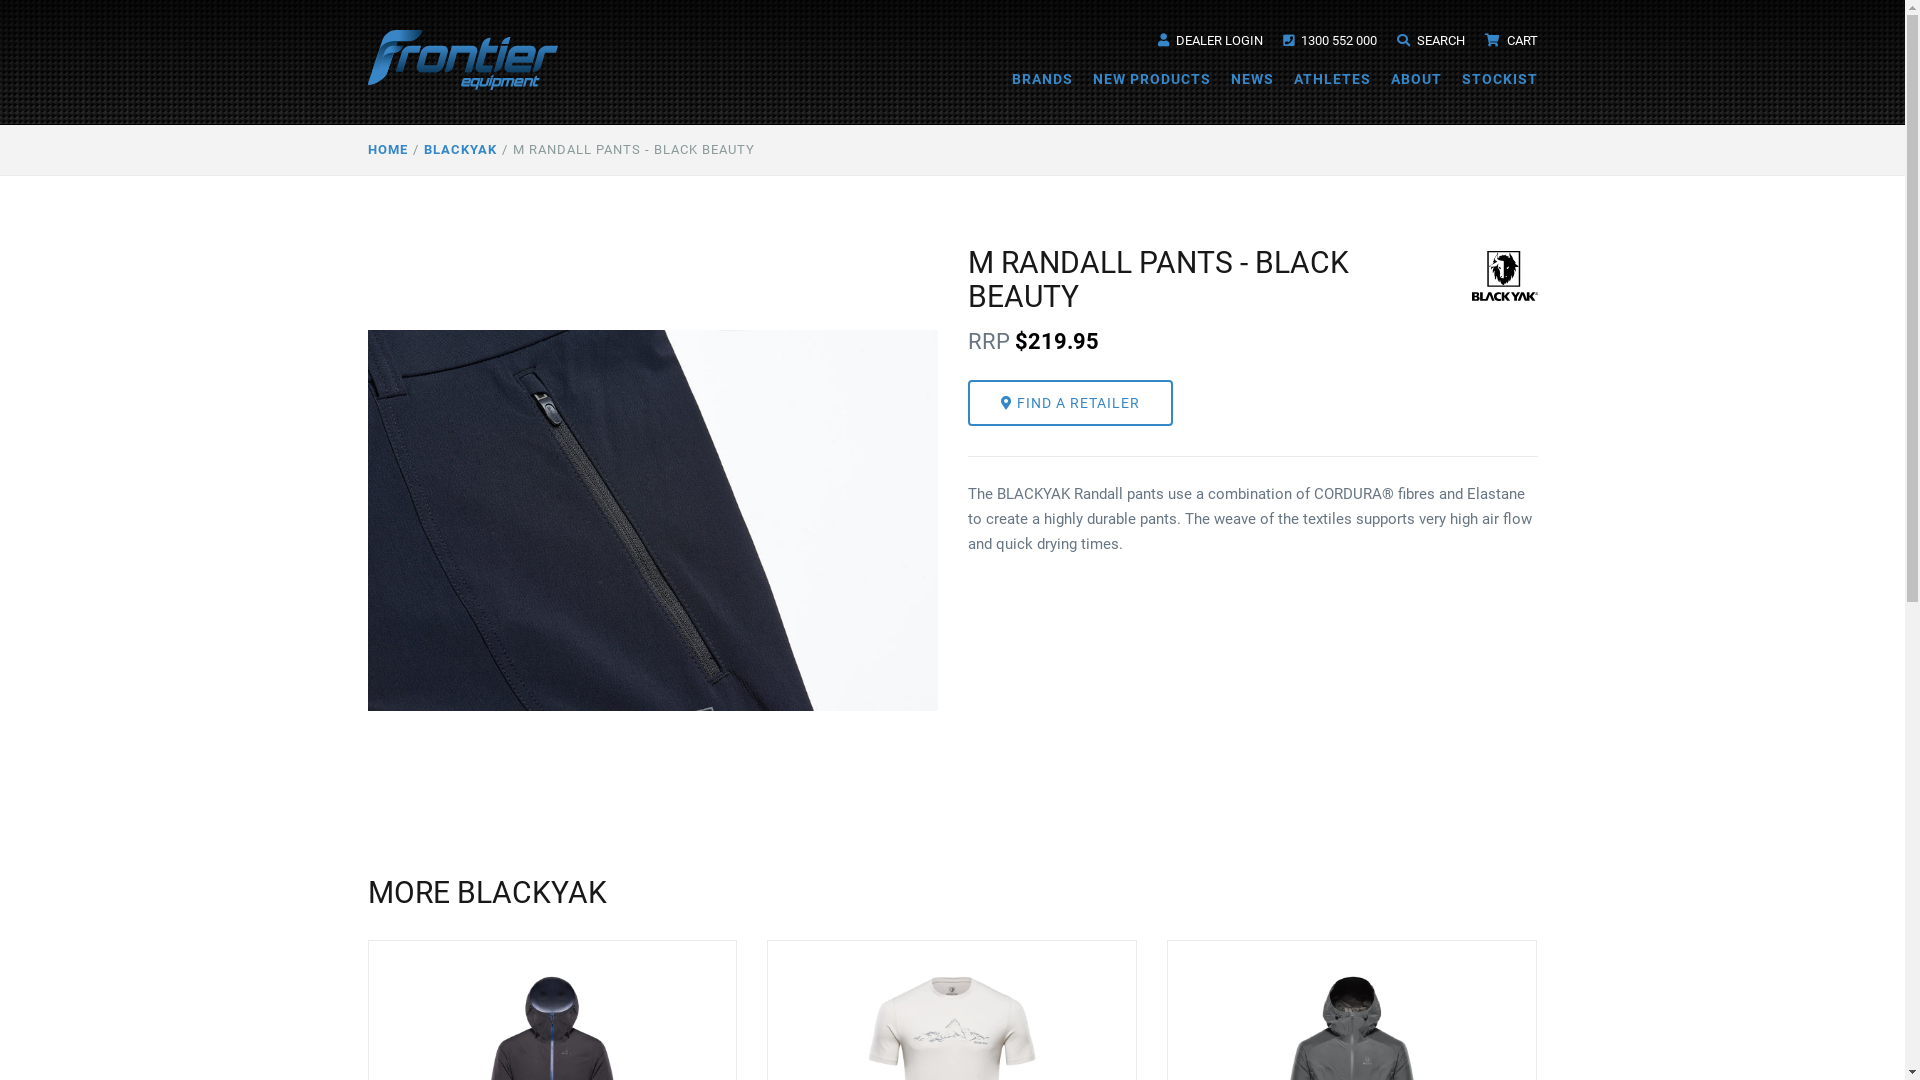 The height and width of the screenshot is (1080, 1920). I want to click on 'CART', so click(1483, 40).